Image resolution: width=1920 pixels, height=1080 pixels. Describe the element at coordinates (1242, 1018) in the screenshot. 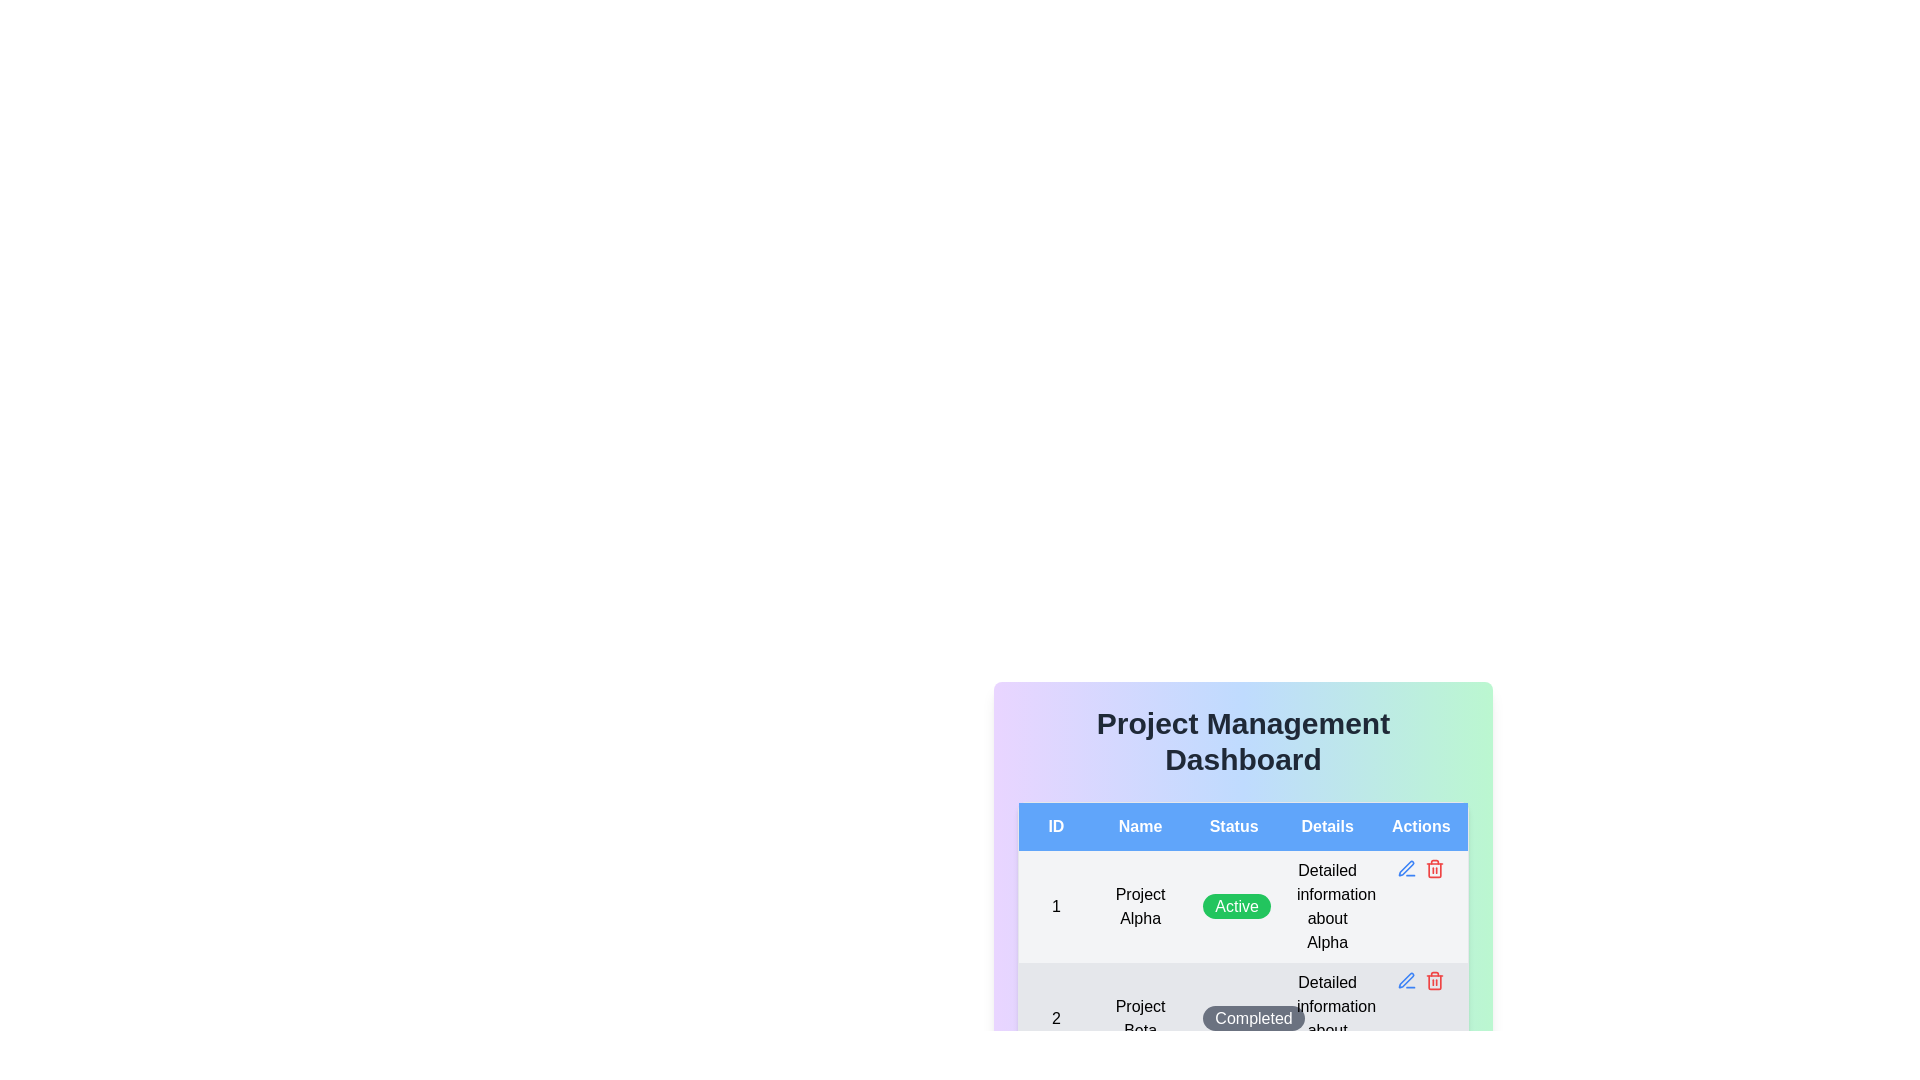

I see `the 'Completed' status label in the second row of the table for 'Project Beta'` at that location.